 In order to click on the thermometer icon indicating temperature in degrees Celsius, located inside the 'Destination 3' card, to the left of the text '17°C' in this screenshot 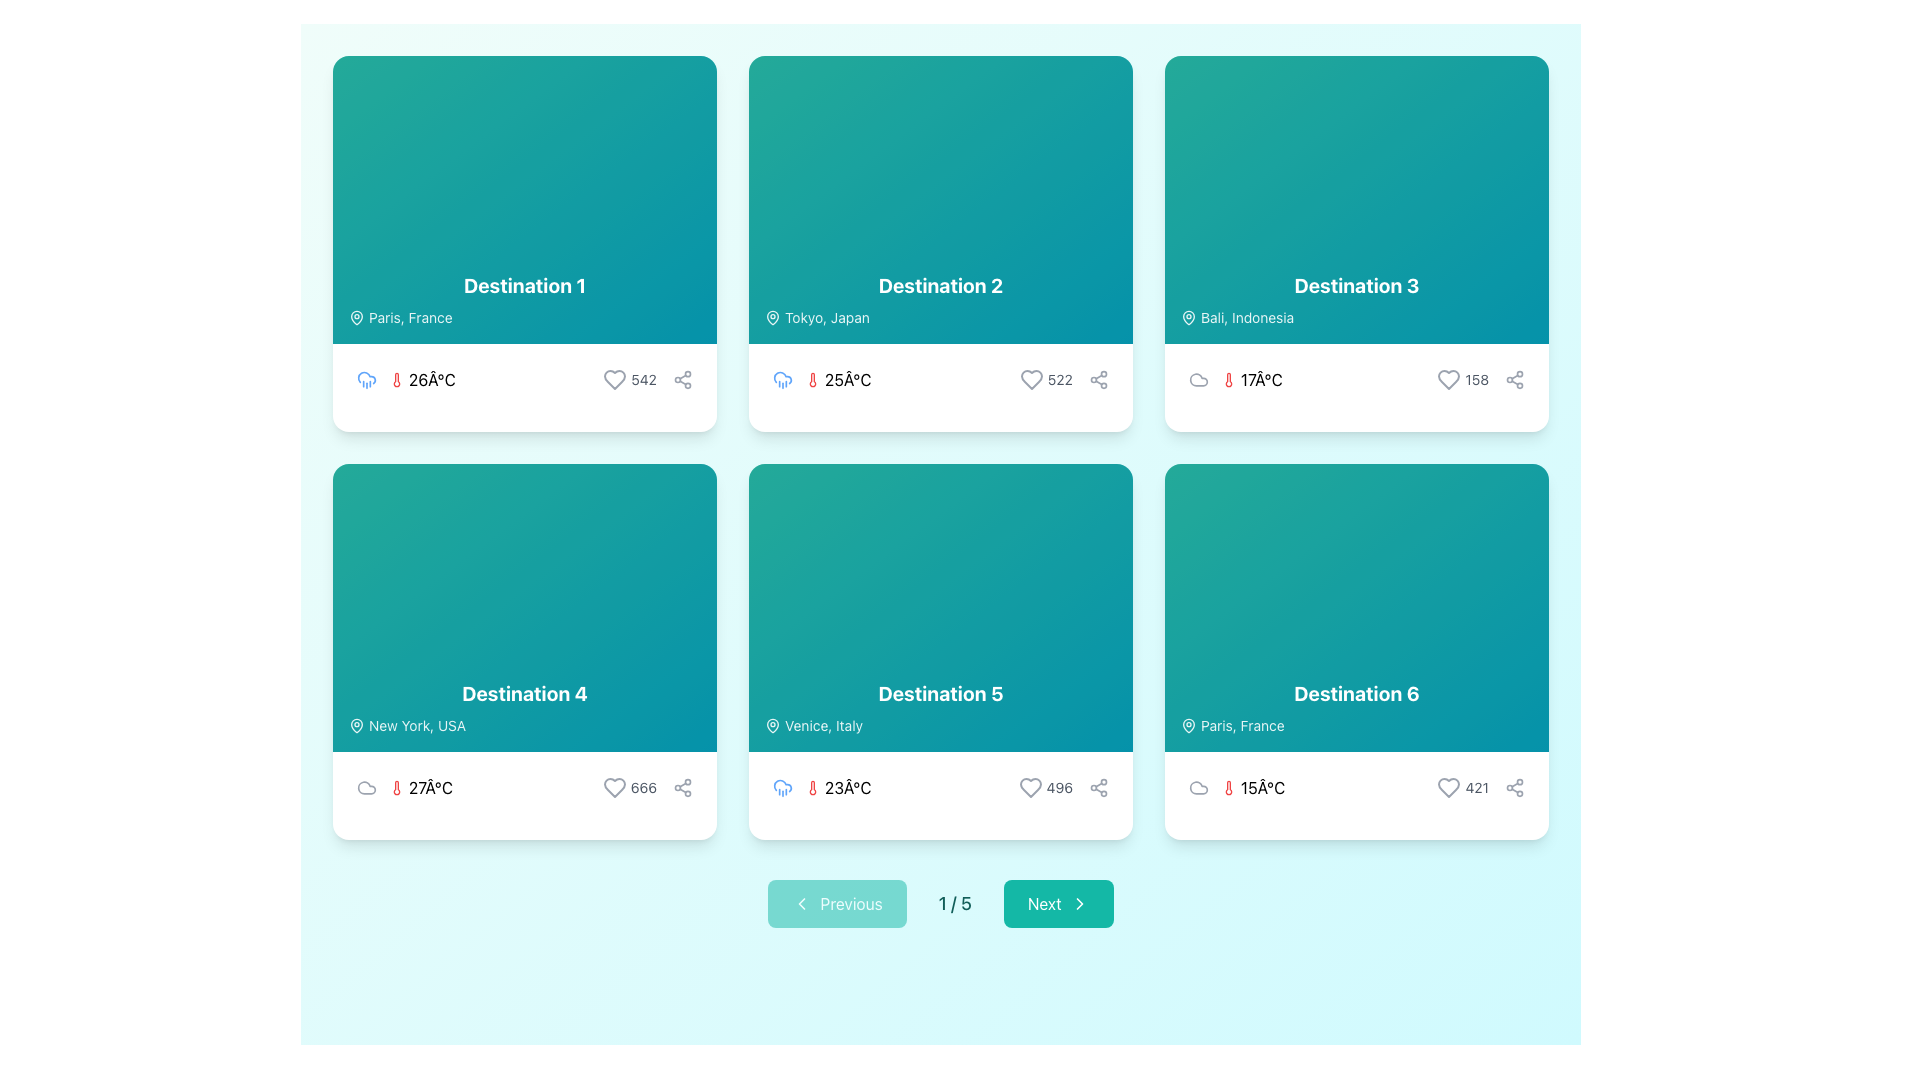, I will do `click(1227, 380)`.